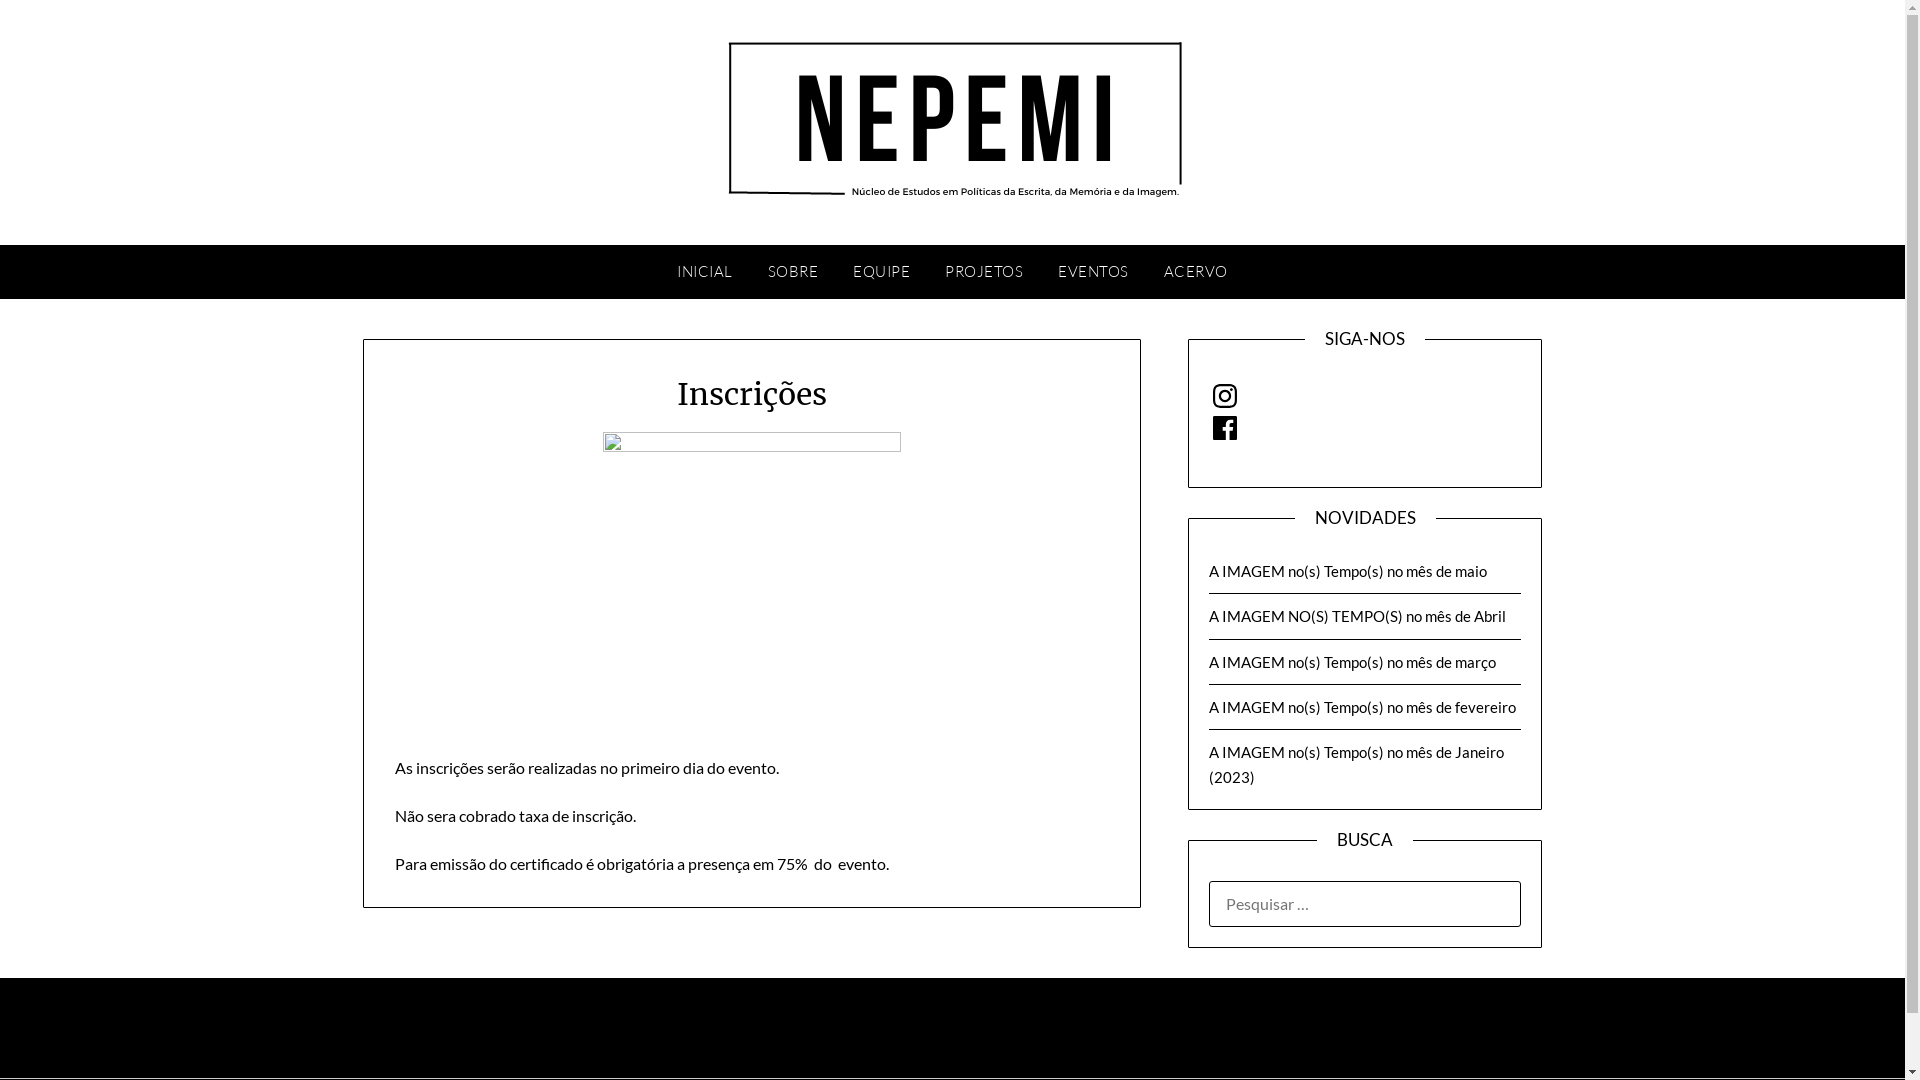 The width and height of the screenshot is (1920, 1080). I want to click on 'ACERVO', so click(1195, 272).